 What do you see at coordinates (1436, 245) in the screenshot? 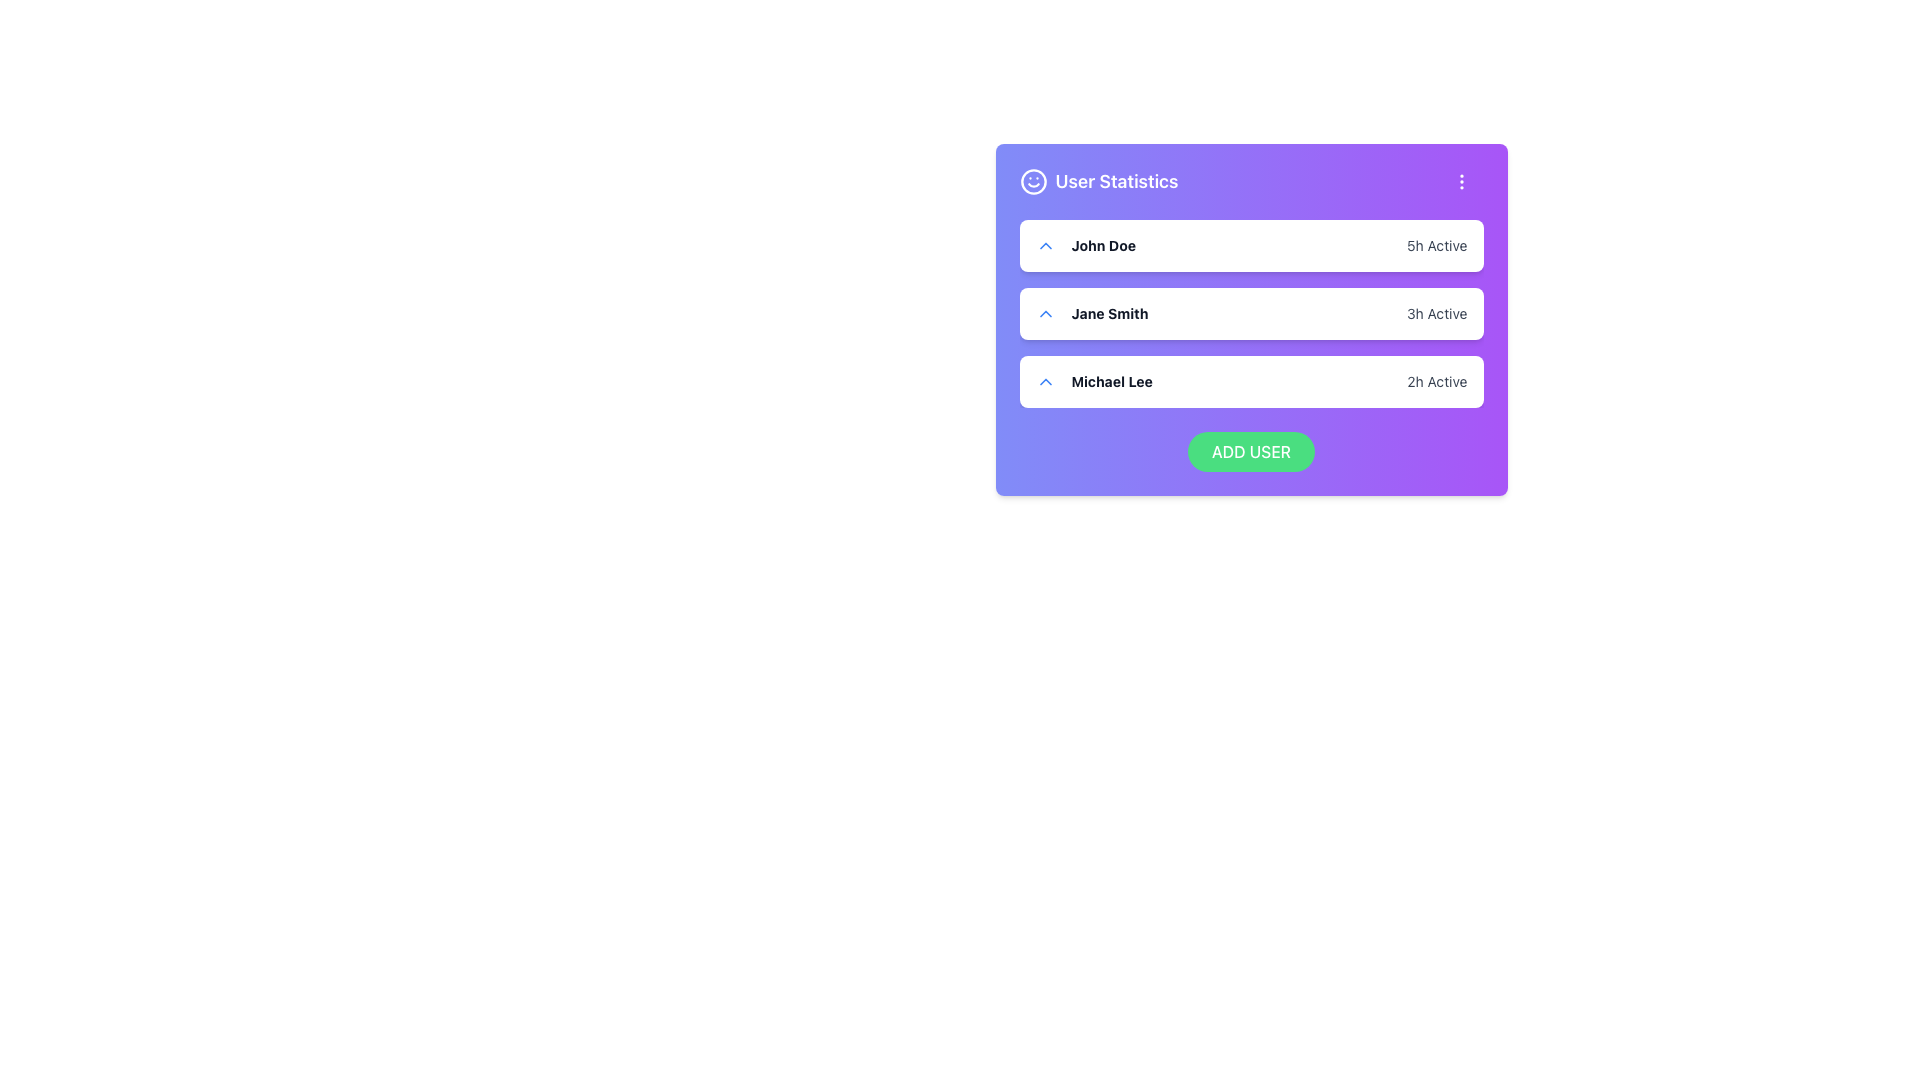
I see `activity status text label indicating the duration since the last activity for 'John Doe', located on the right side of the user details panel` at bounding box center [1436, 245].